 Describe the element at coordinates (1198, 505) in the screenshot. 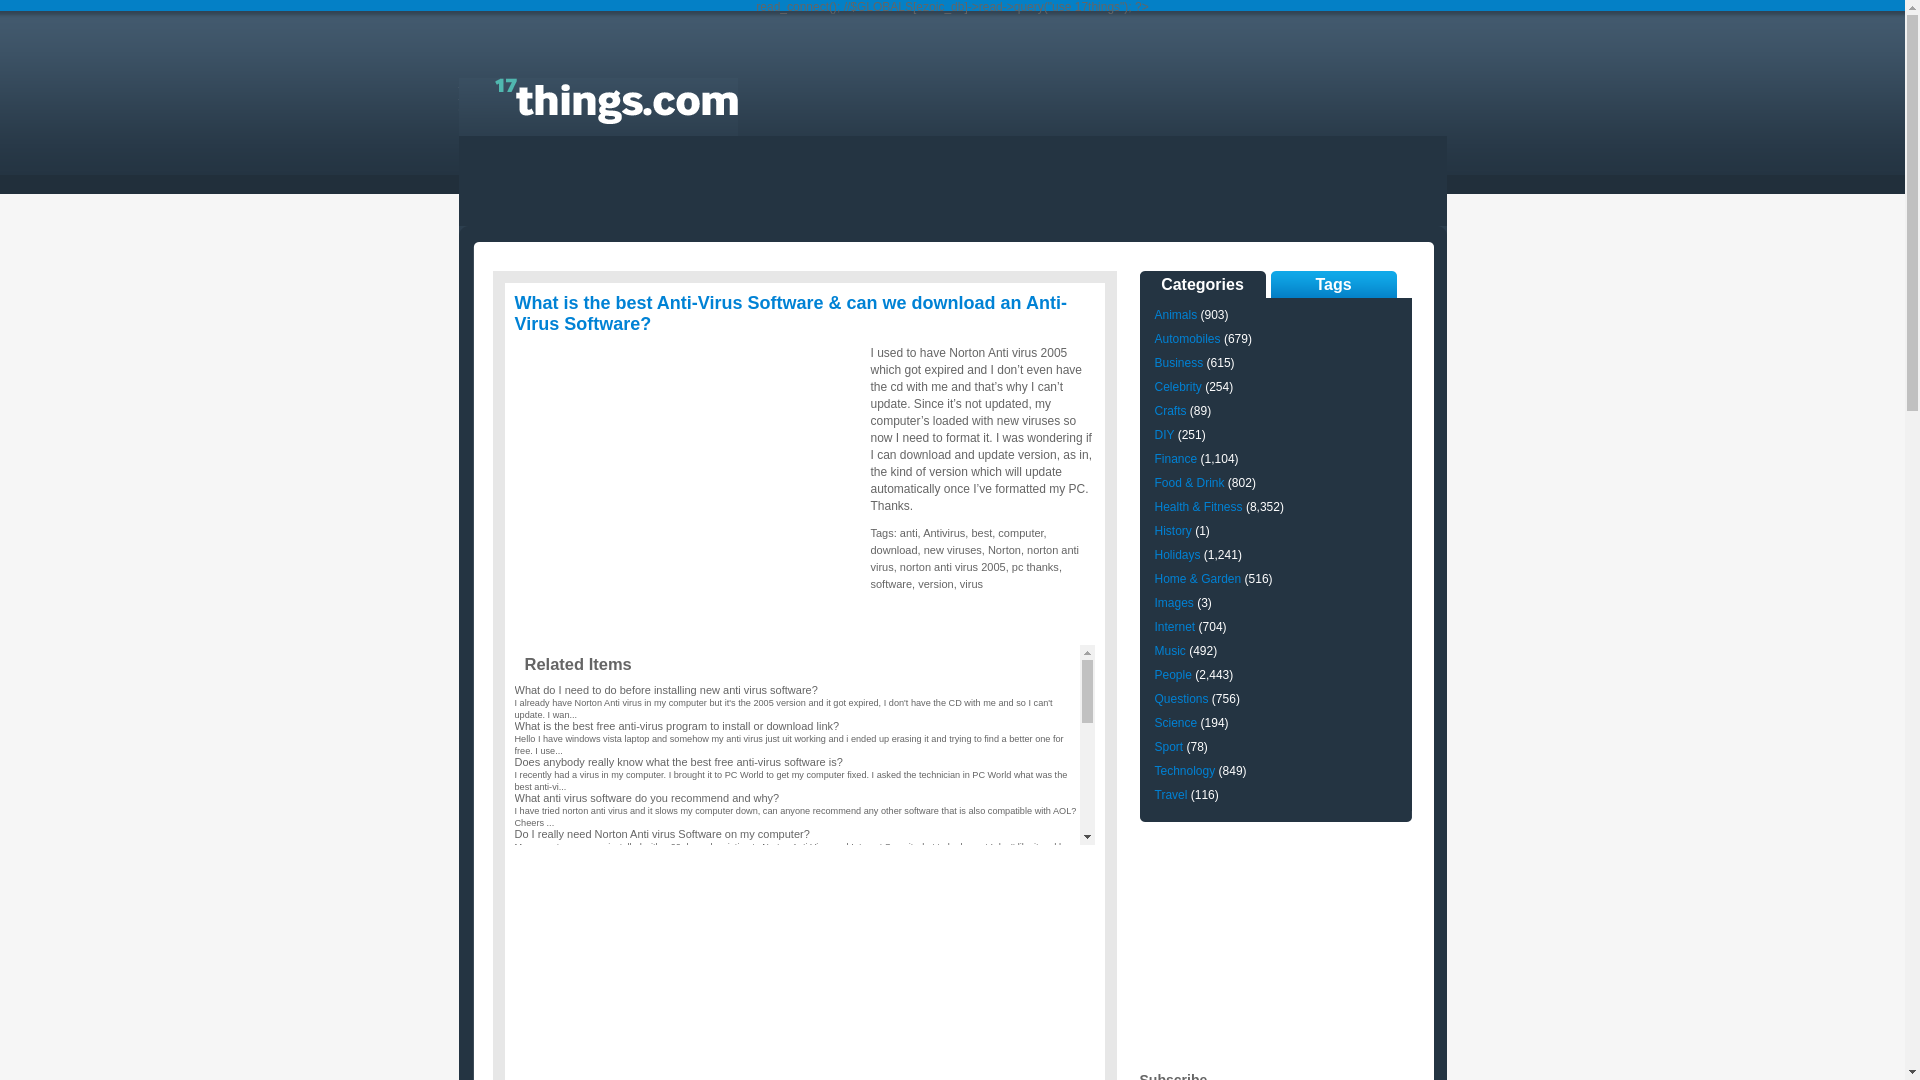

I see `'Health & Fitness'` at that location.